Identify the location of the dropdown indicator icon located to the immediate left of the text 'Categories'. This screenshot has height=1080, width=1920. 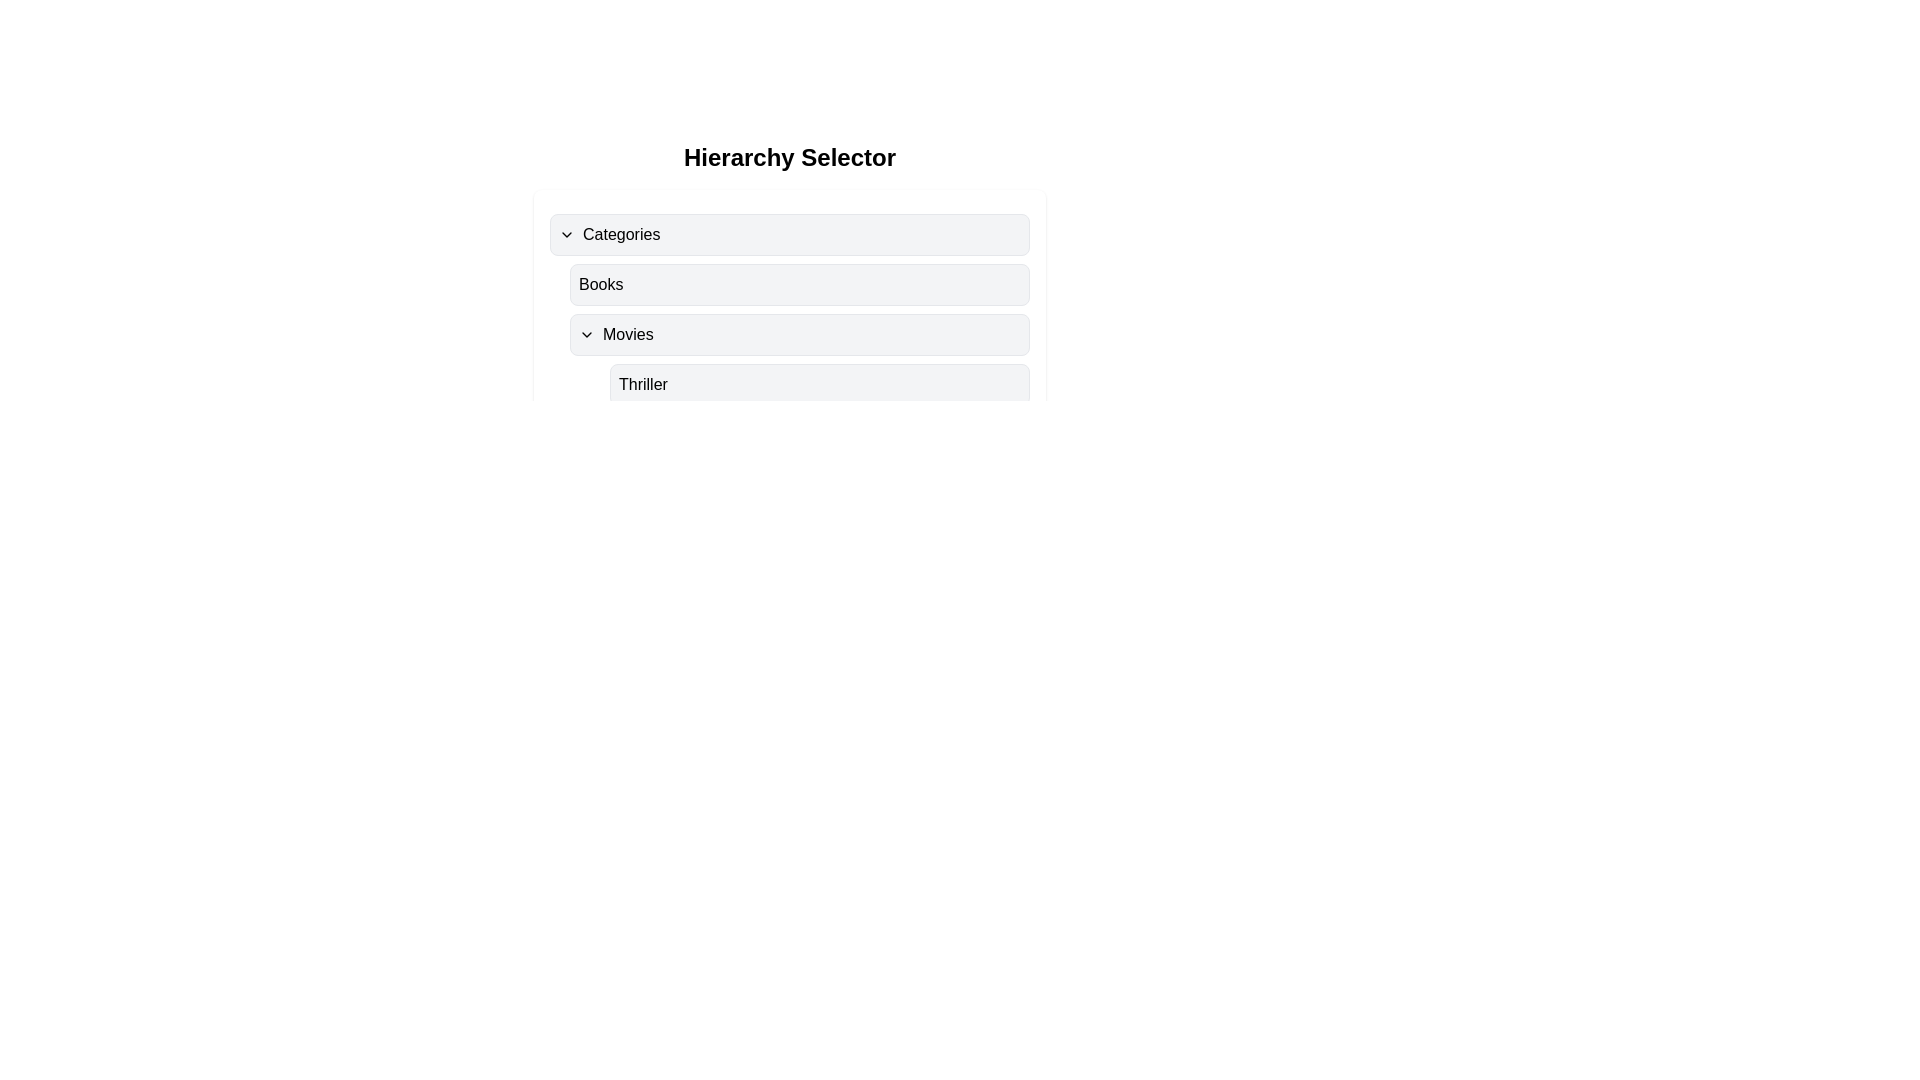
(565, 234).